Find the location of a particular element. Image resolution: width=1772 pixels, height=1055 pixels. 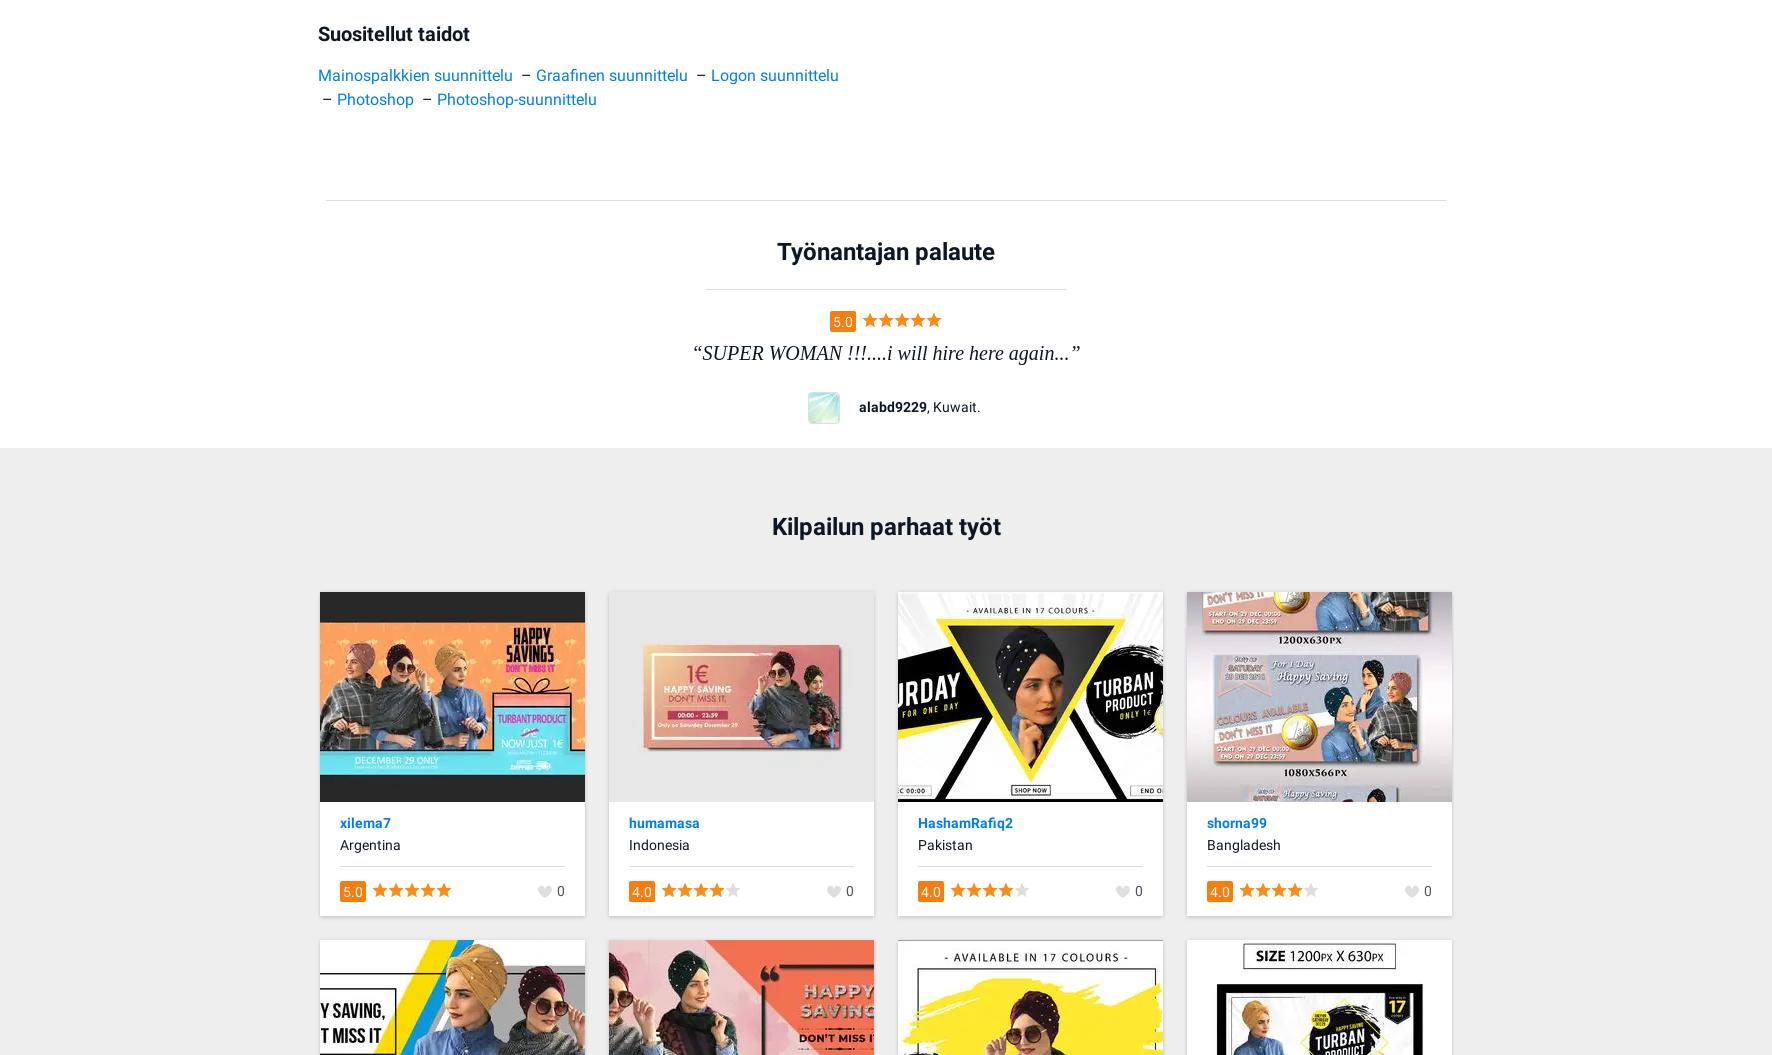

'Mainospalkkien suunnittelu' is located at coordinates (415, 73).